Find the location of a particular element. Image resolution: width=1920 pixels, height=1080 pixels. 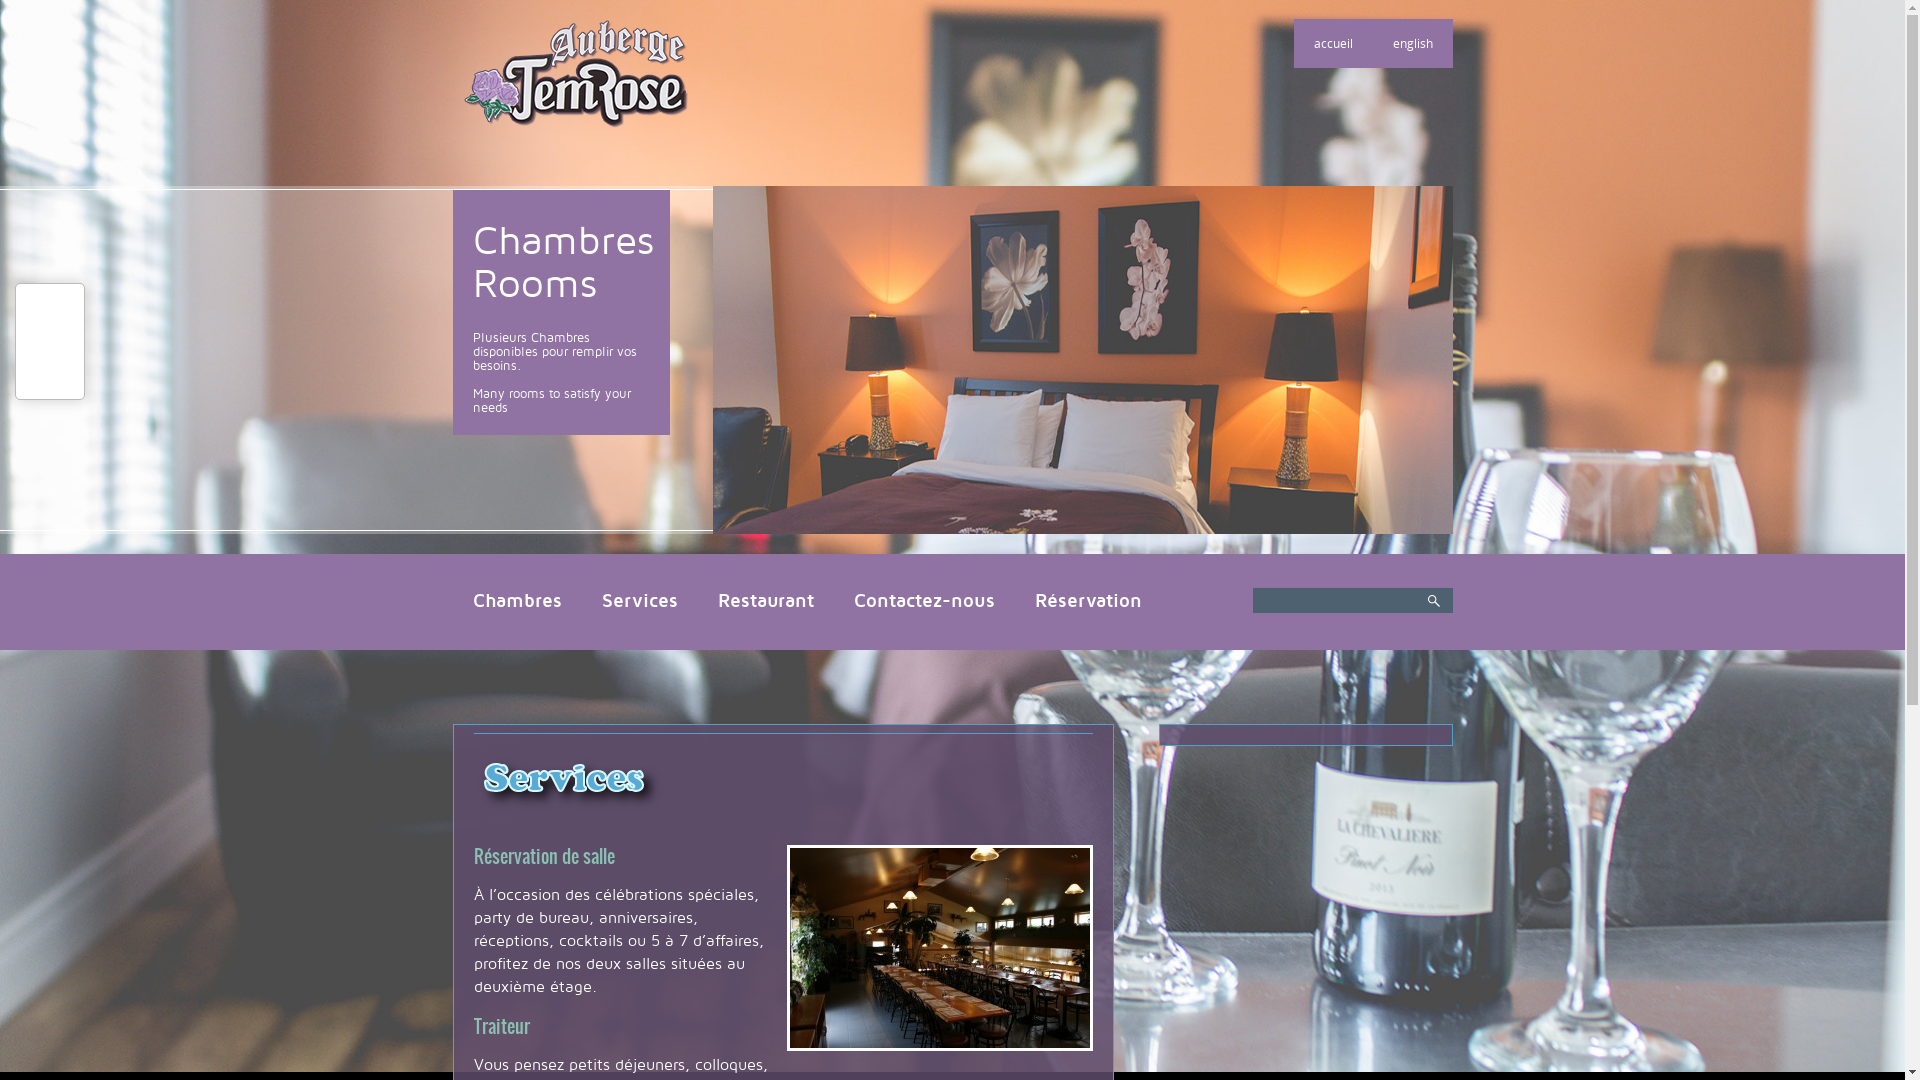

'english' is located at coordinates (1371, 43).